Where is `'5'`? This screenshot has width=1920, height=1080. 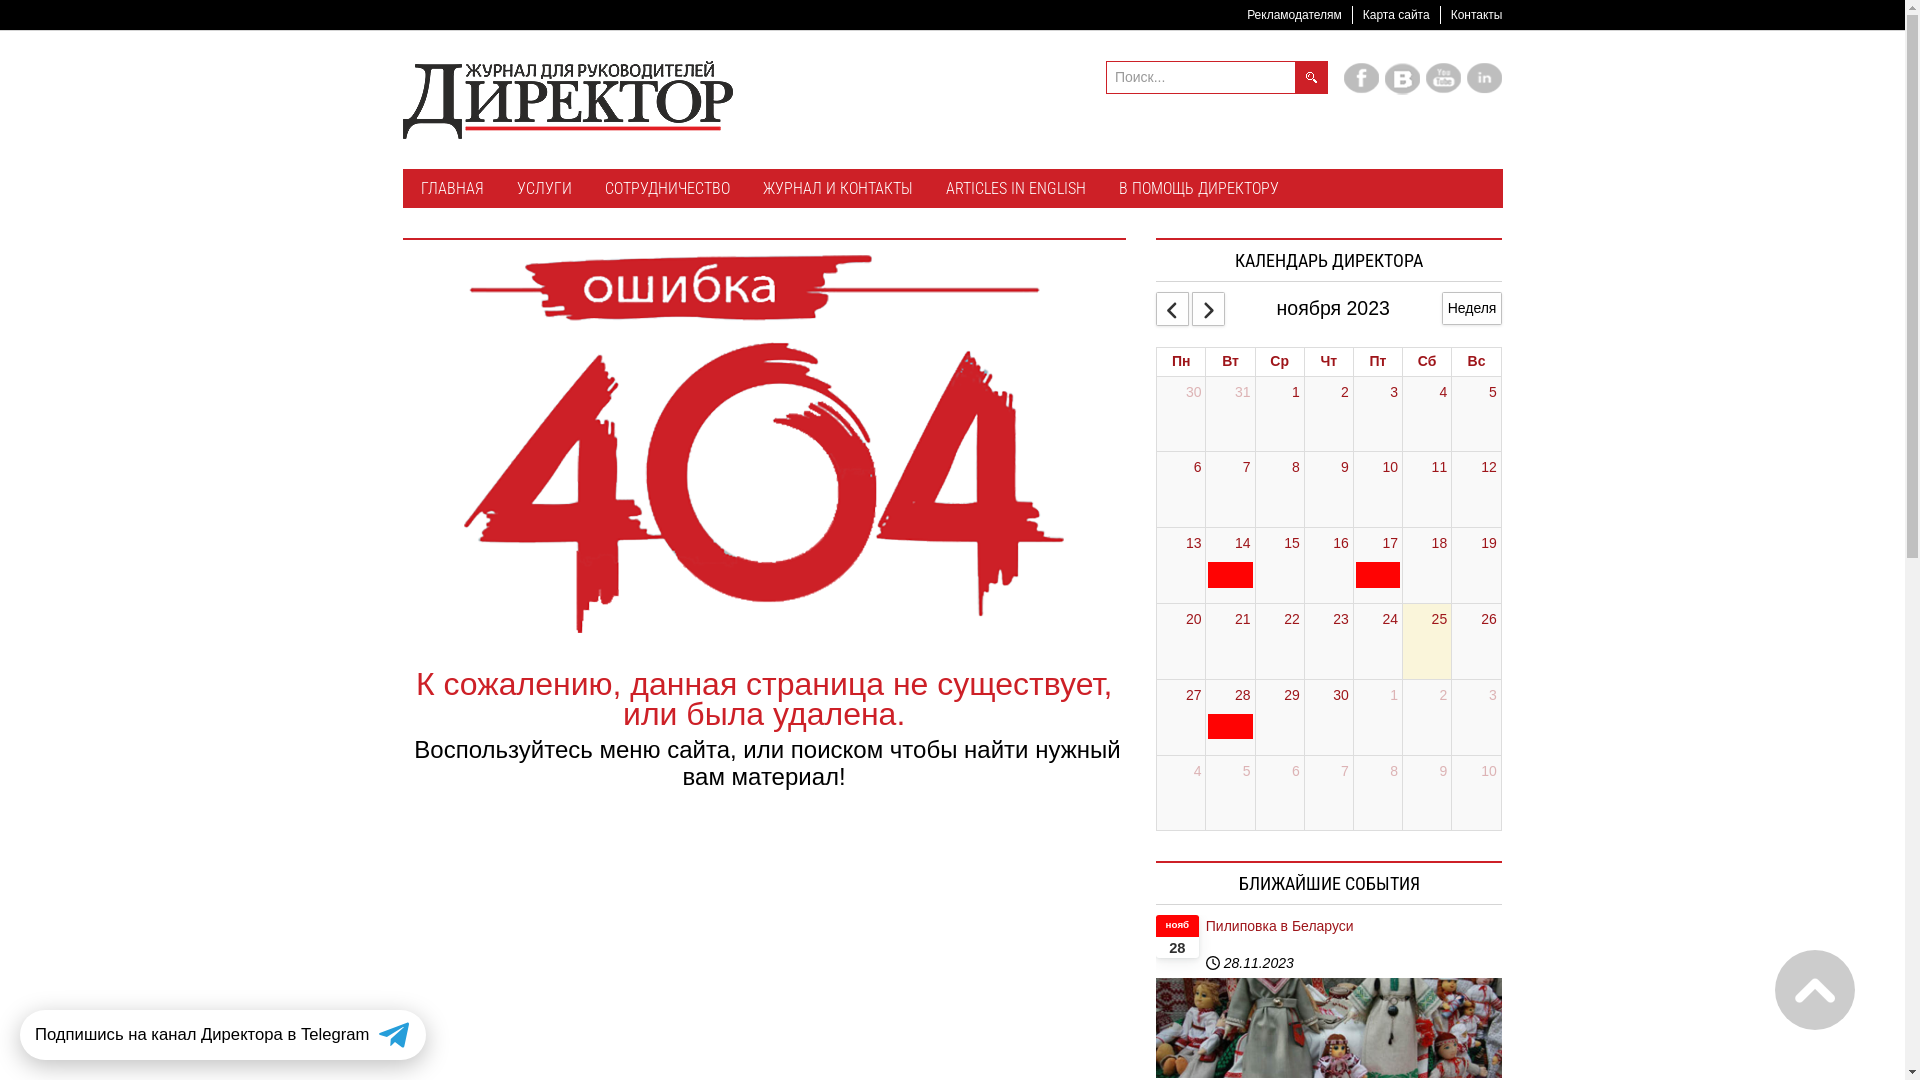 '5' is located at coordinates (1246, 770).